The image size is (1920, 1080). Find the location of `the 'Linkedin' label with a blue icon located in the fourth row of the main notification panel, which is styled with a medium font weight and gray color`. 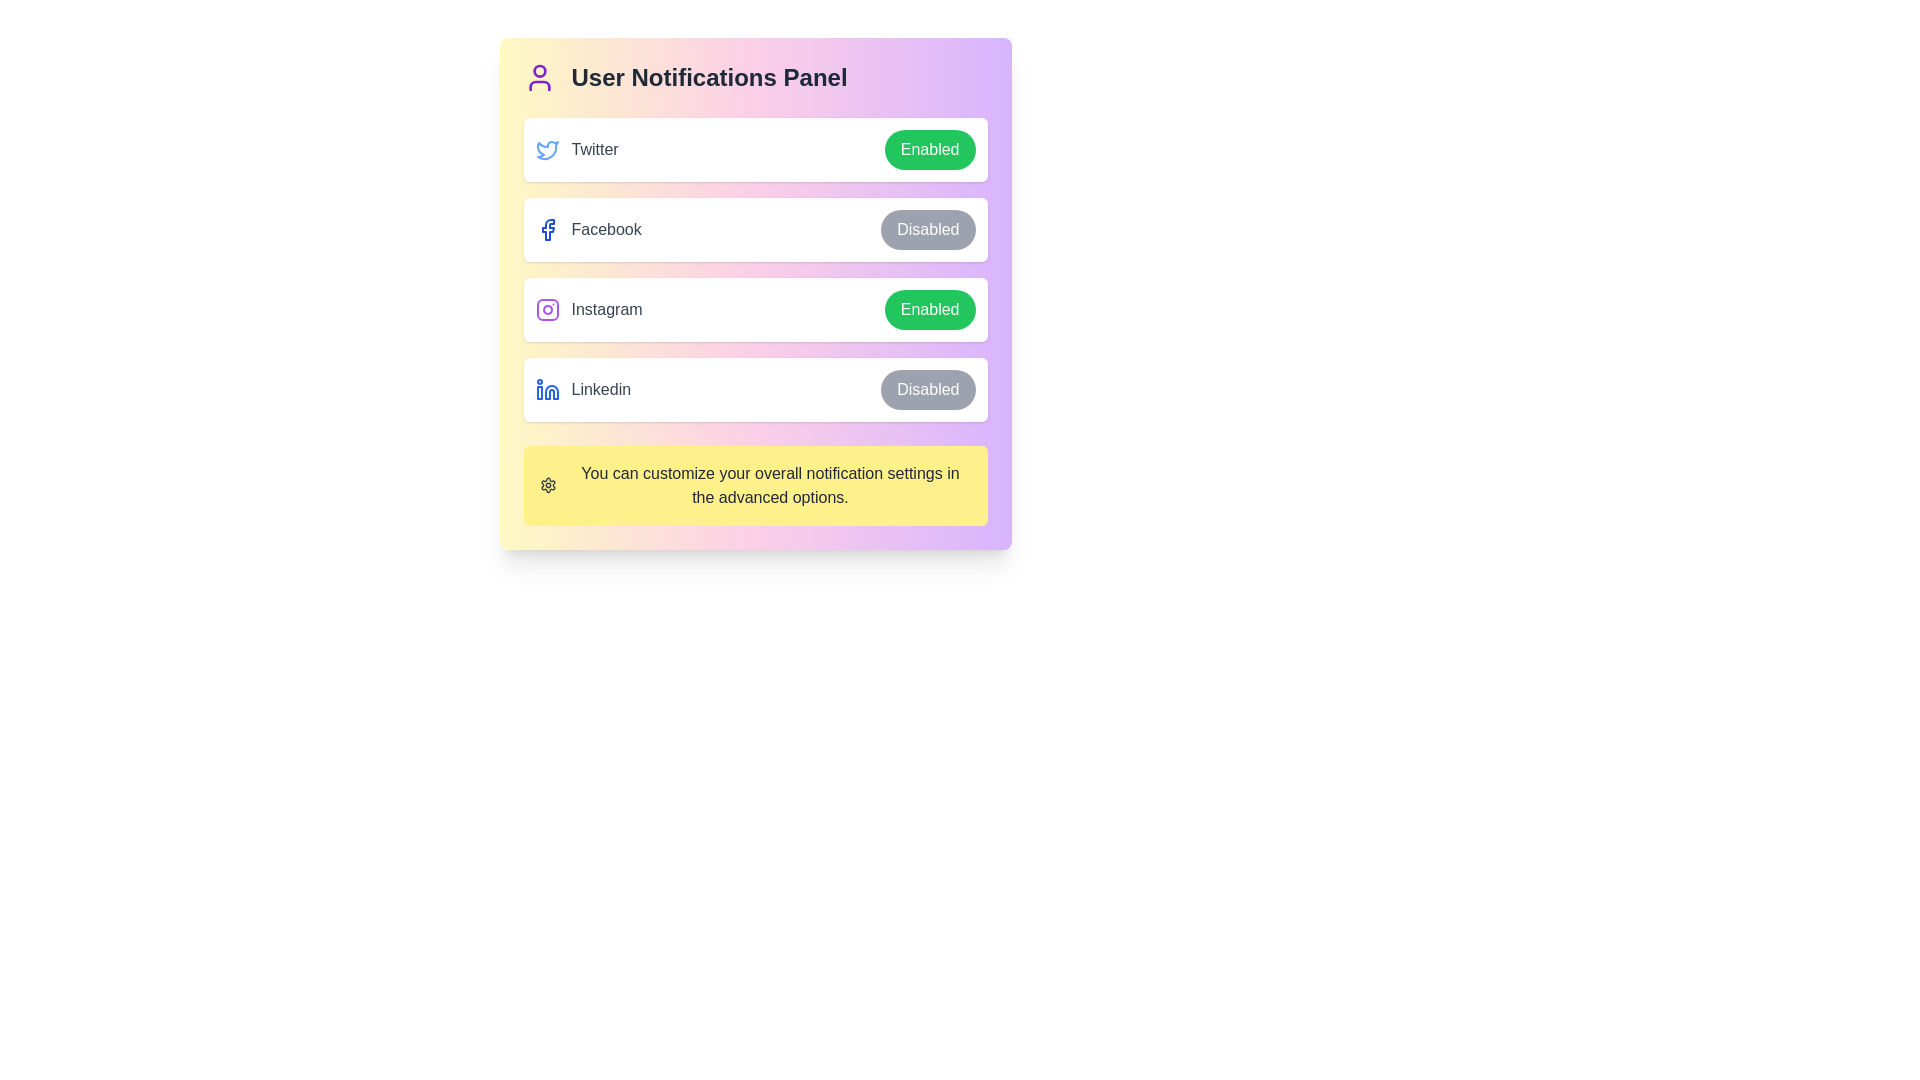

the 'Linkedin' label with a blue icon located in the fourth row of the main notification panel, which is styled with a medium font weight and gray color is located at coordinates (582, 389).